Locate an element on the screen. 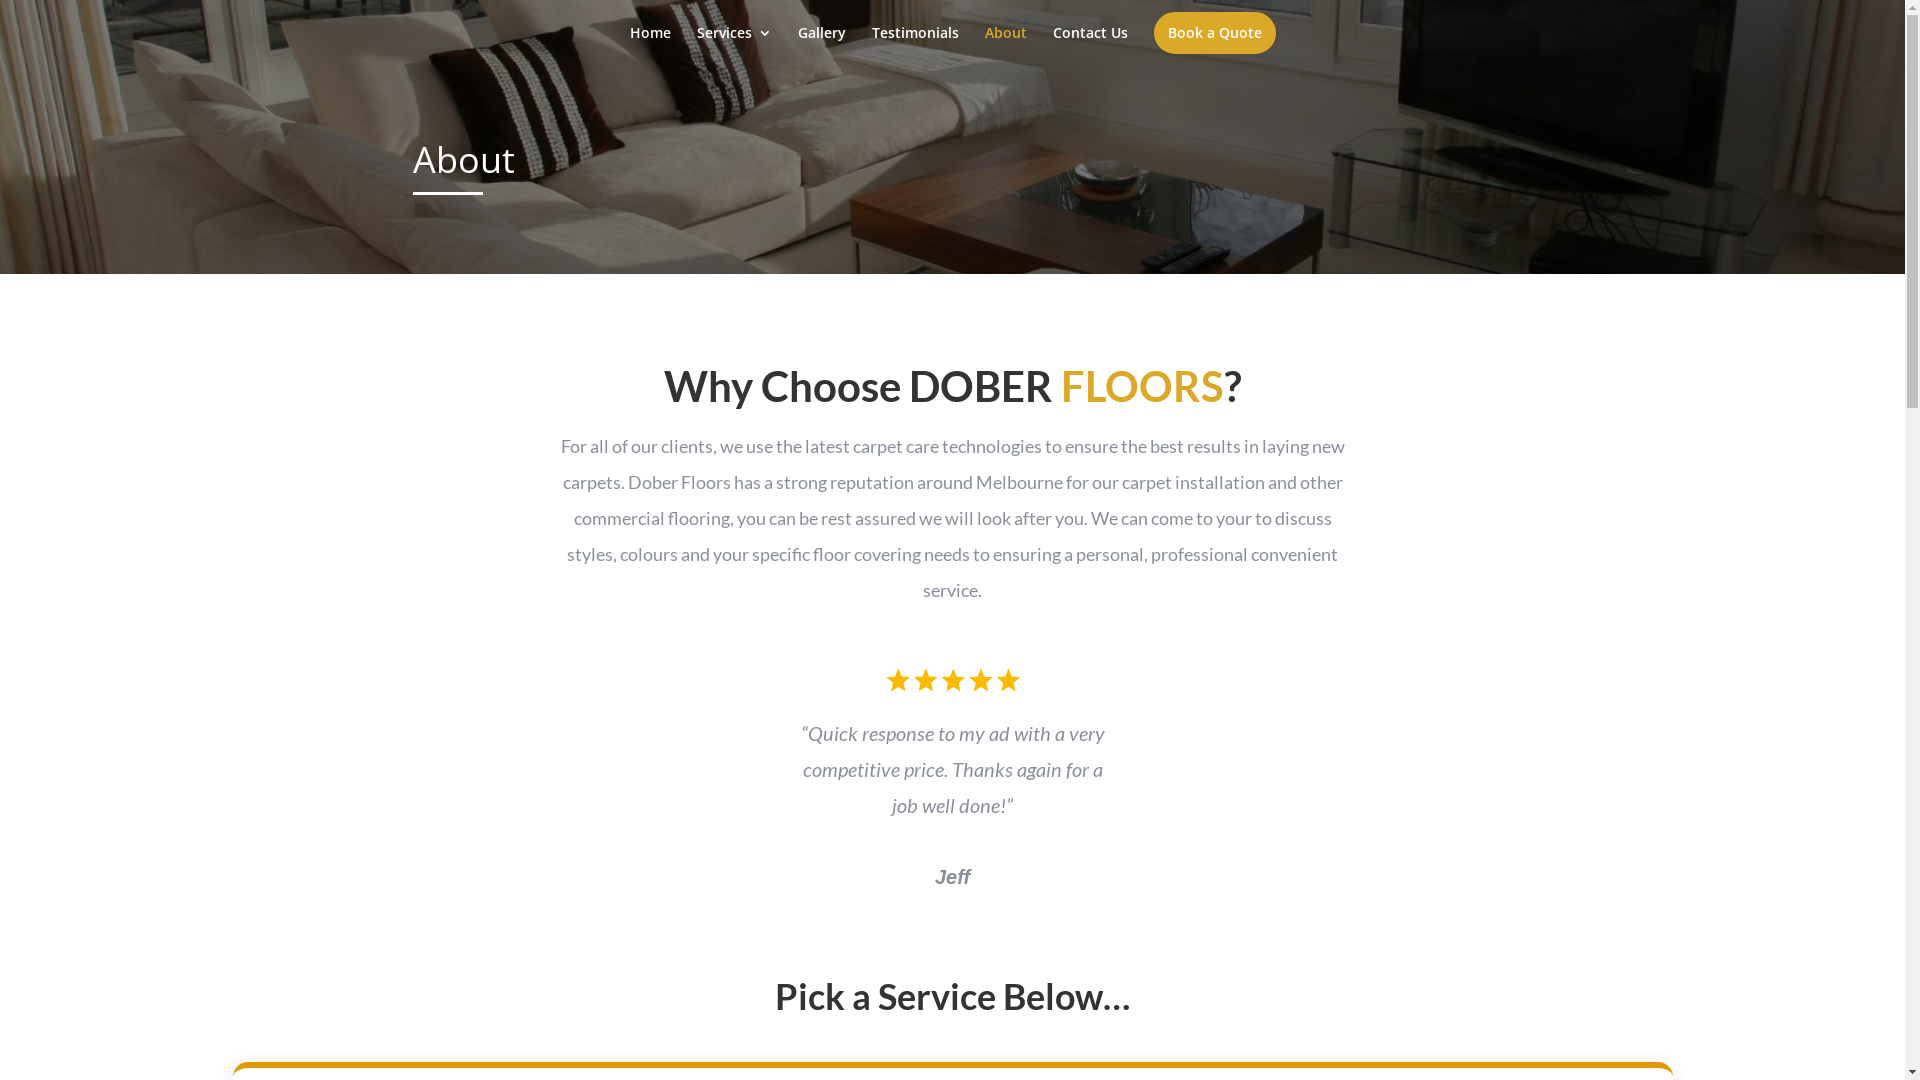 The image size is (1920, 1080). 'Book a Quote' is located at coordinates (1213, 33).